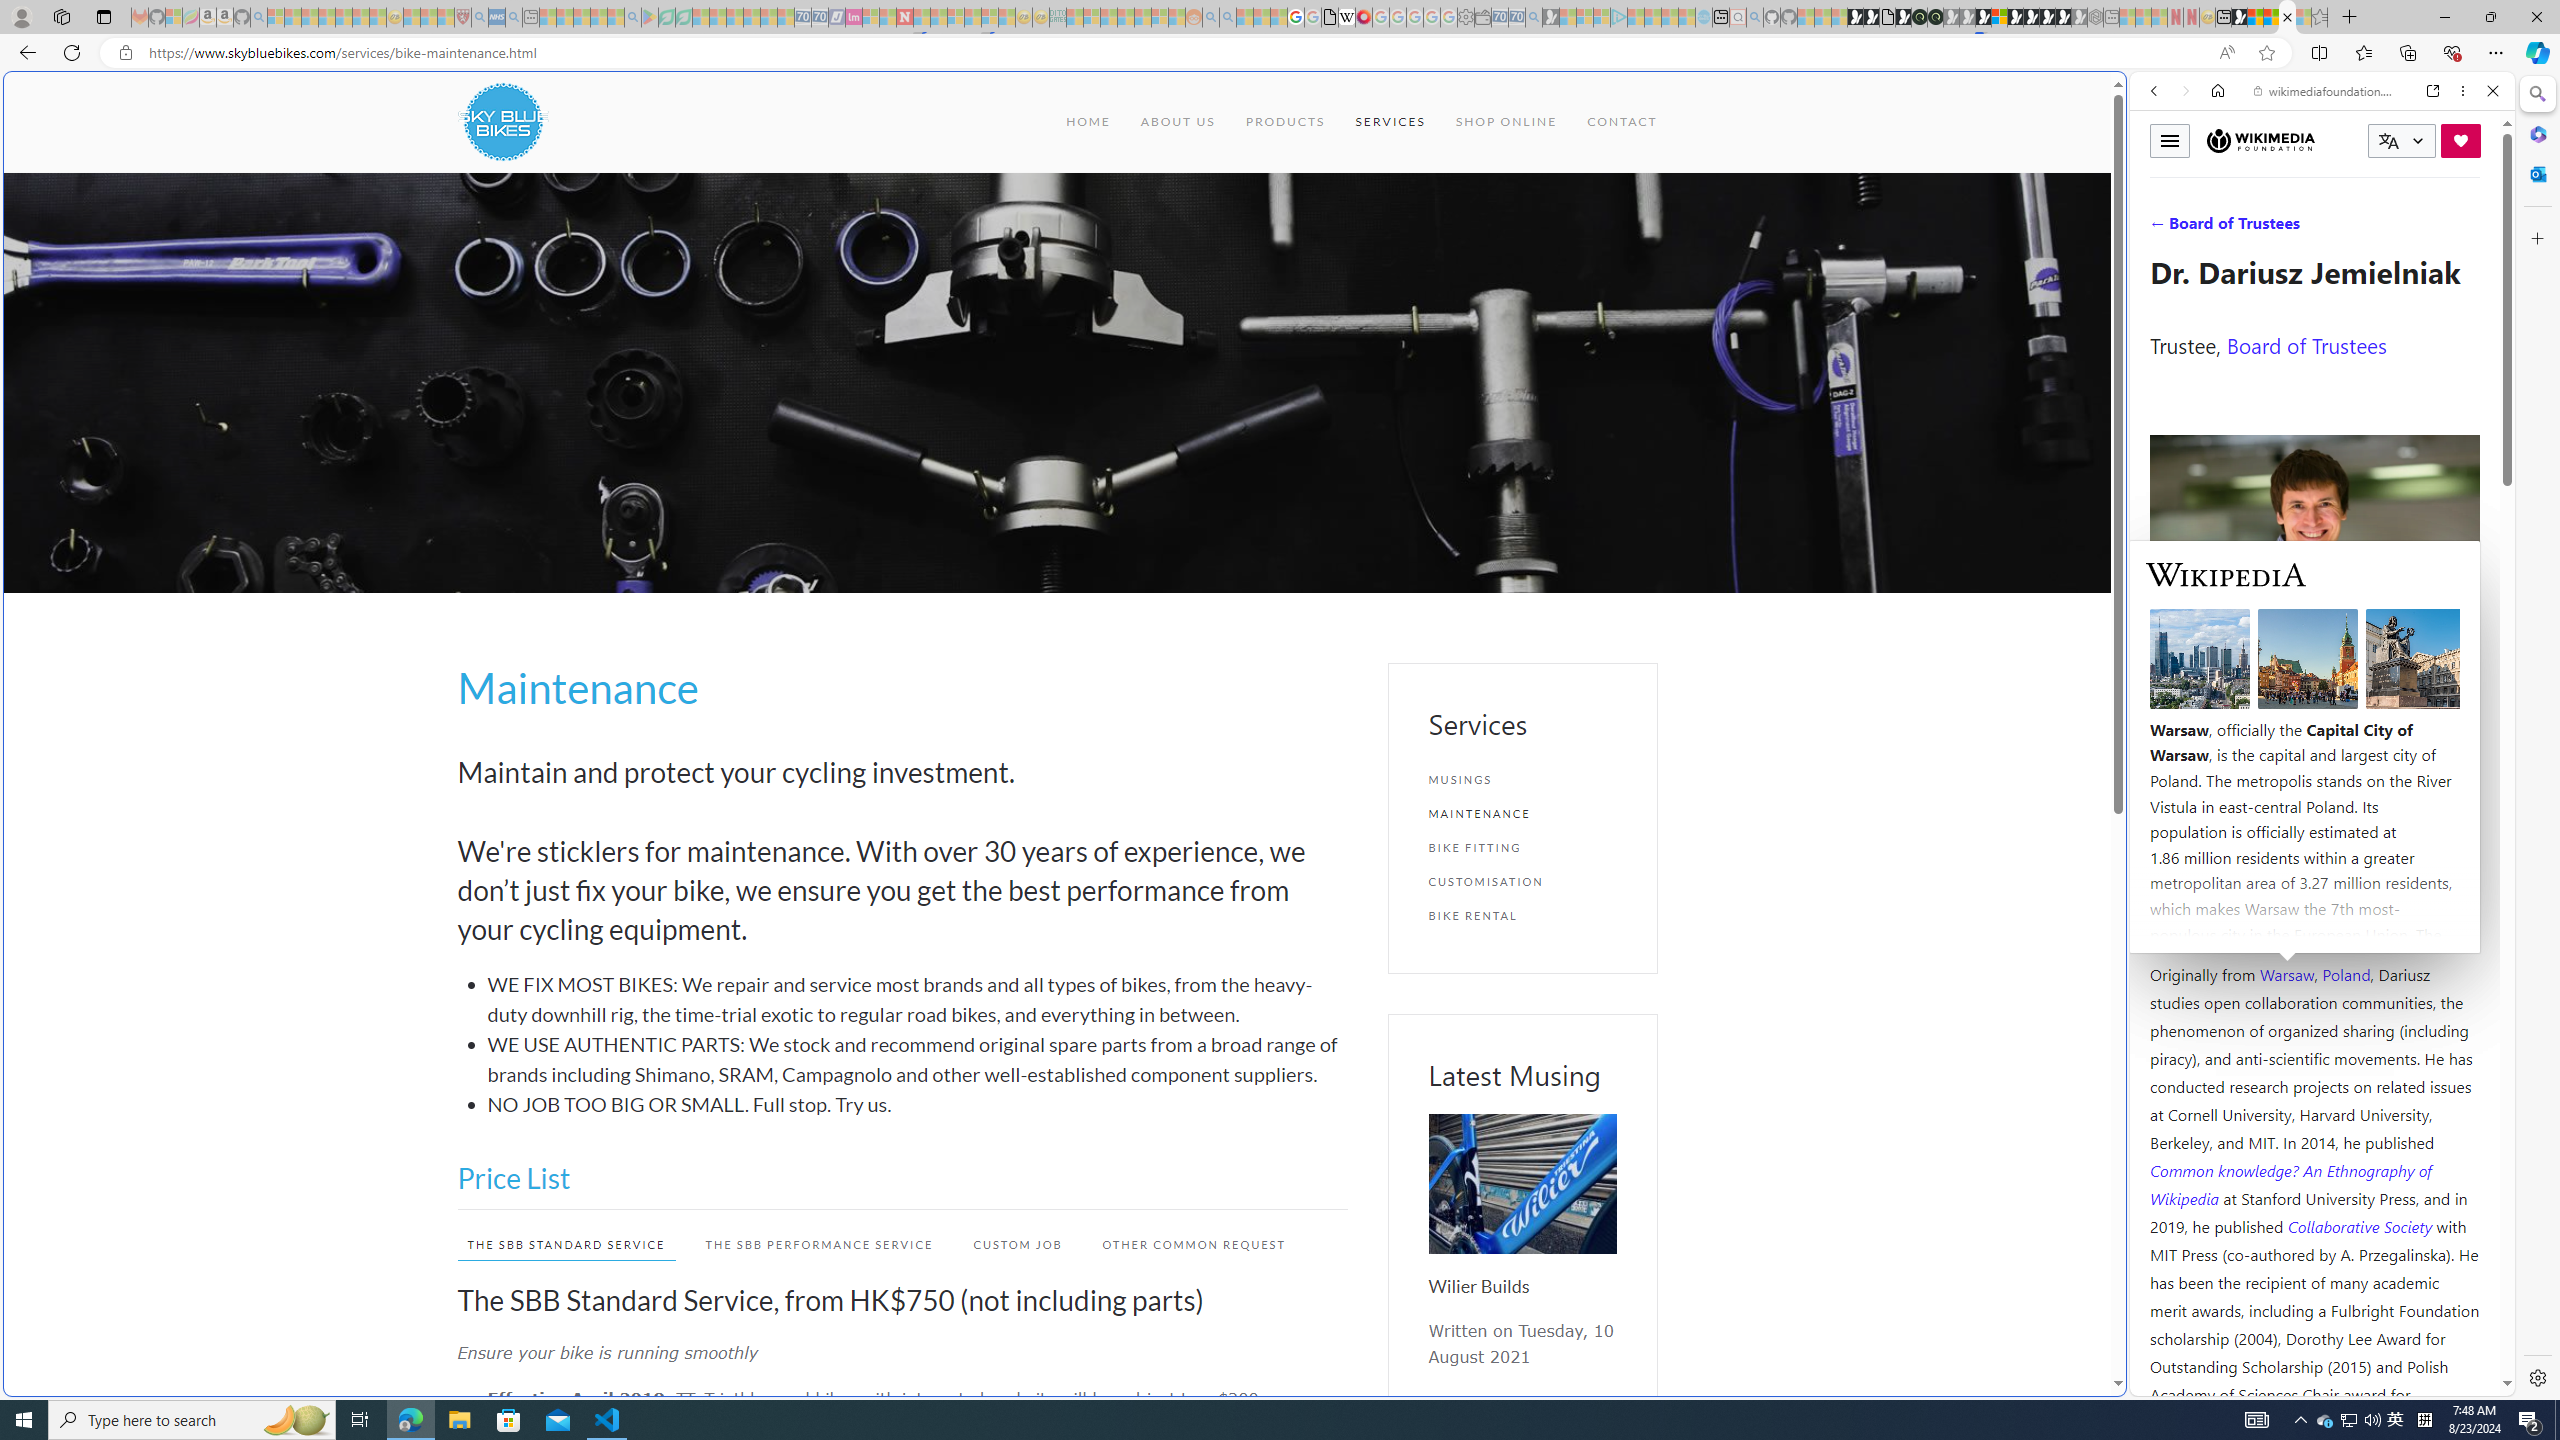  I want to click on 'Warsaw', so click(2286, 973).